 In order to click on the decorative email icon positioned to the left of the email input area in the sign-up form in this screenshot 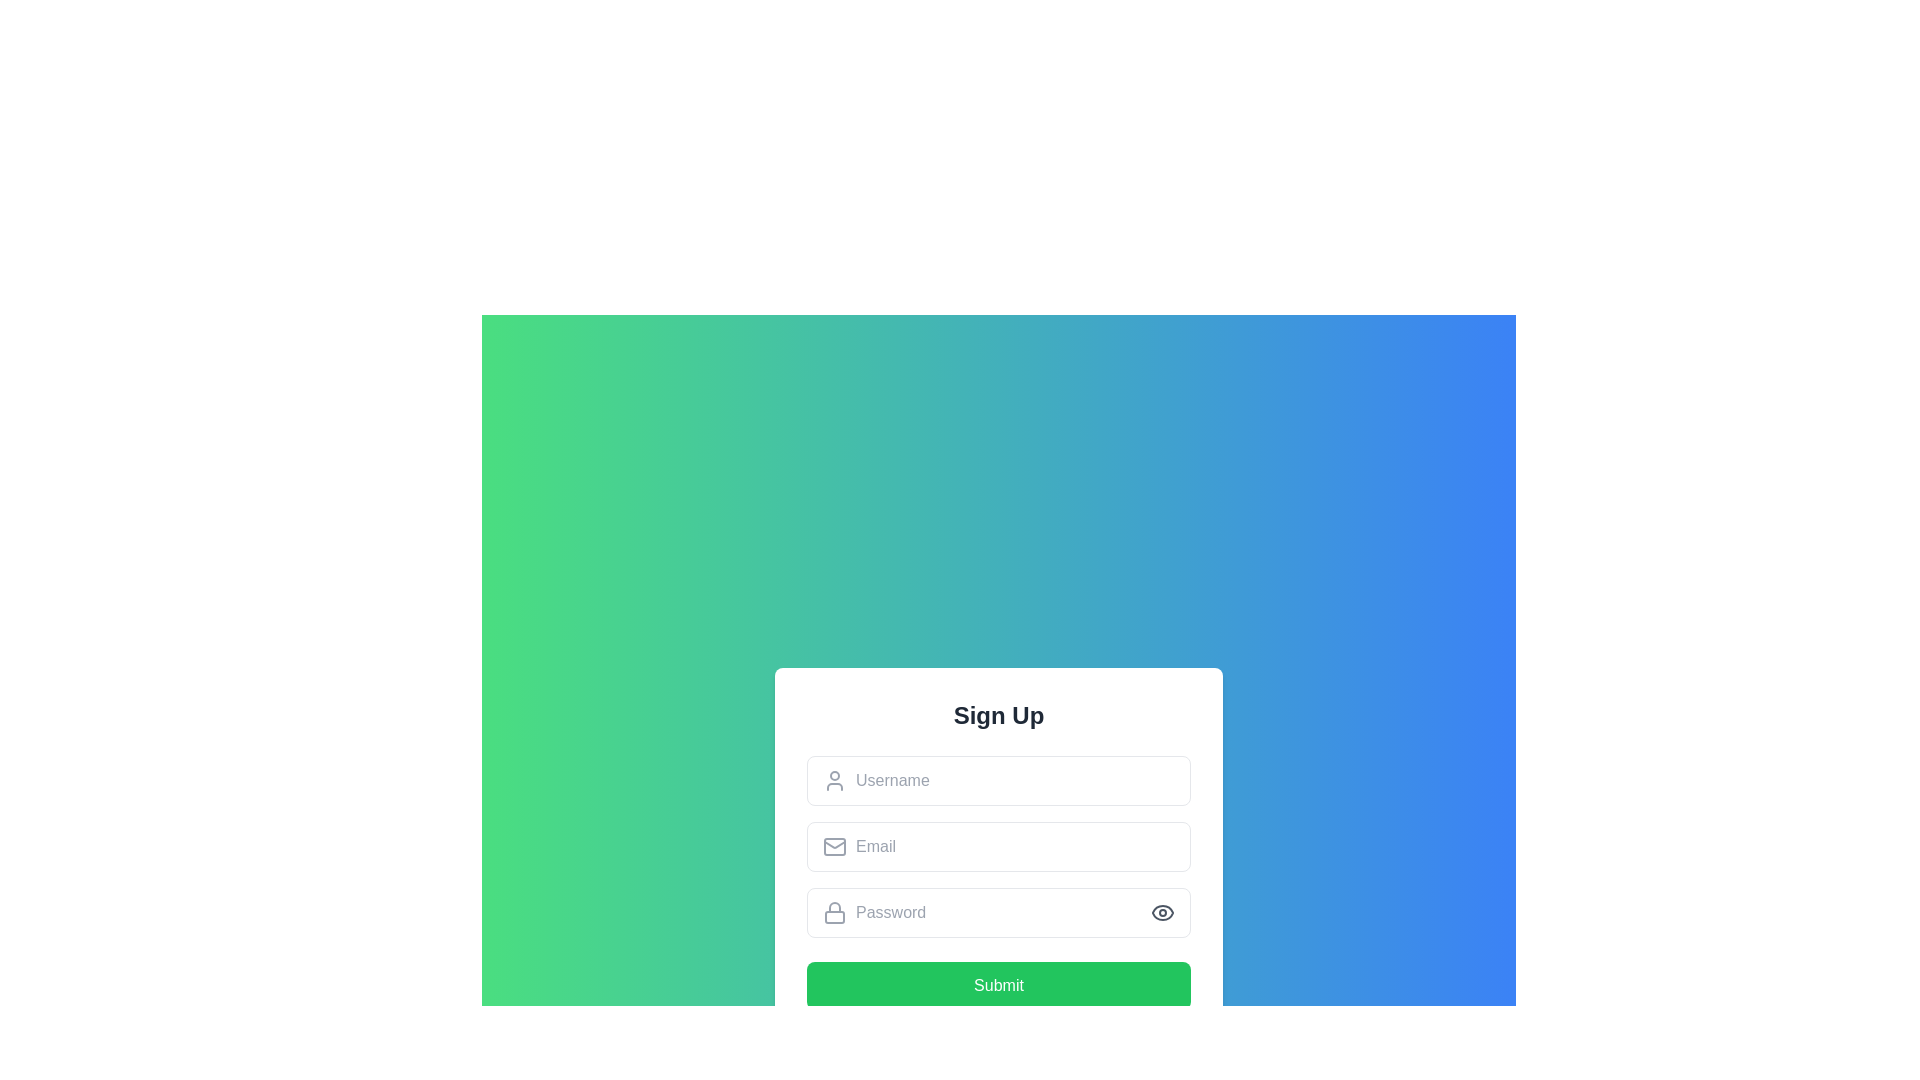, I will do `click(835, 844)`.